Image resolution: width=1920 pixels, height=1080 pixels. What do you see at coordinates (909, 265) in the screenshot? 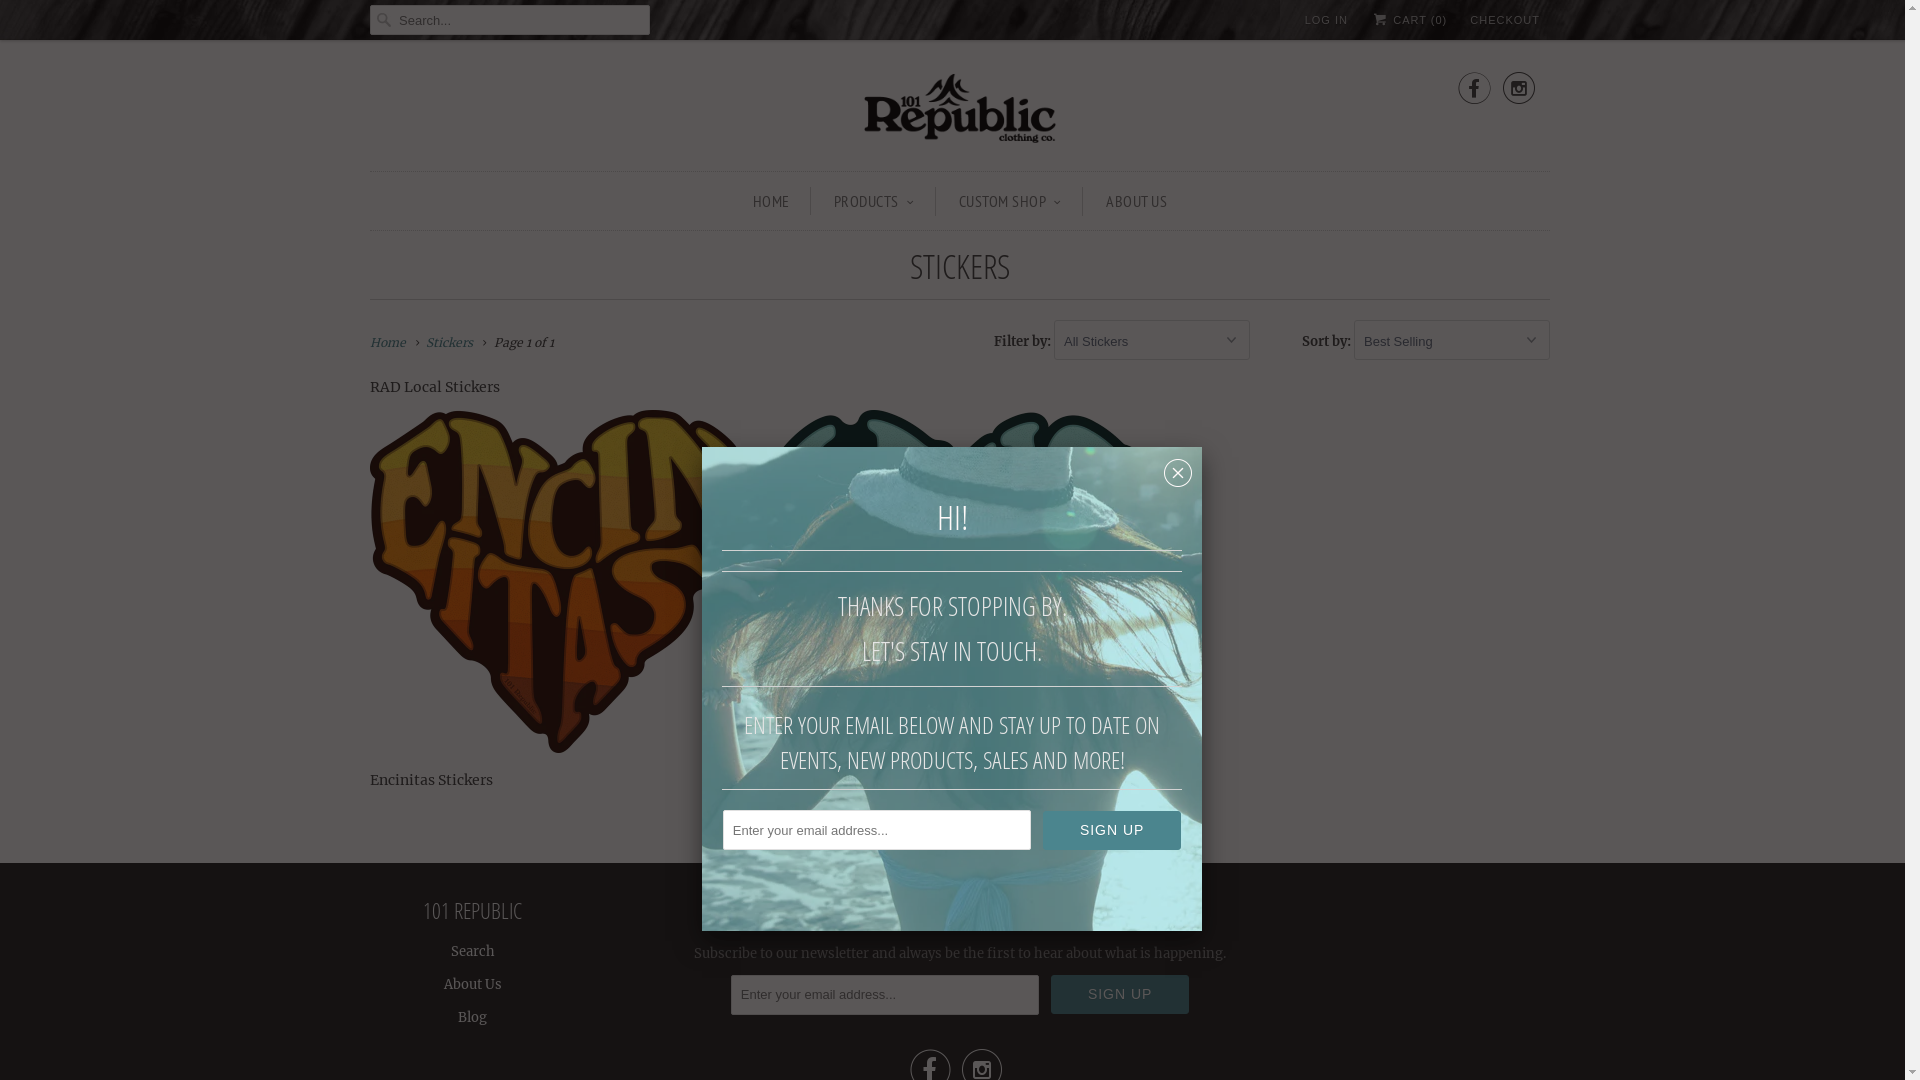
I see `'STICKERS'` at bounding box center [909, 265].